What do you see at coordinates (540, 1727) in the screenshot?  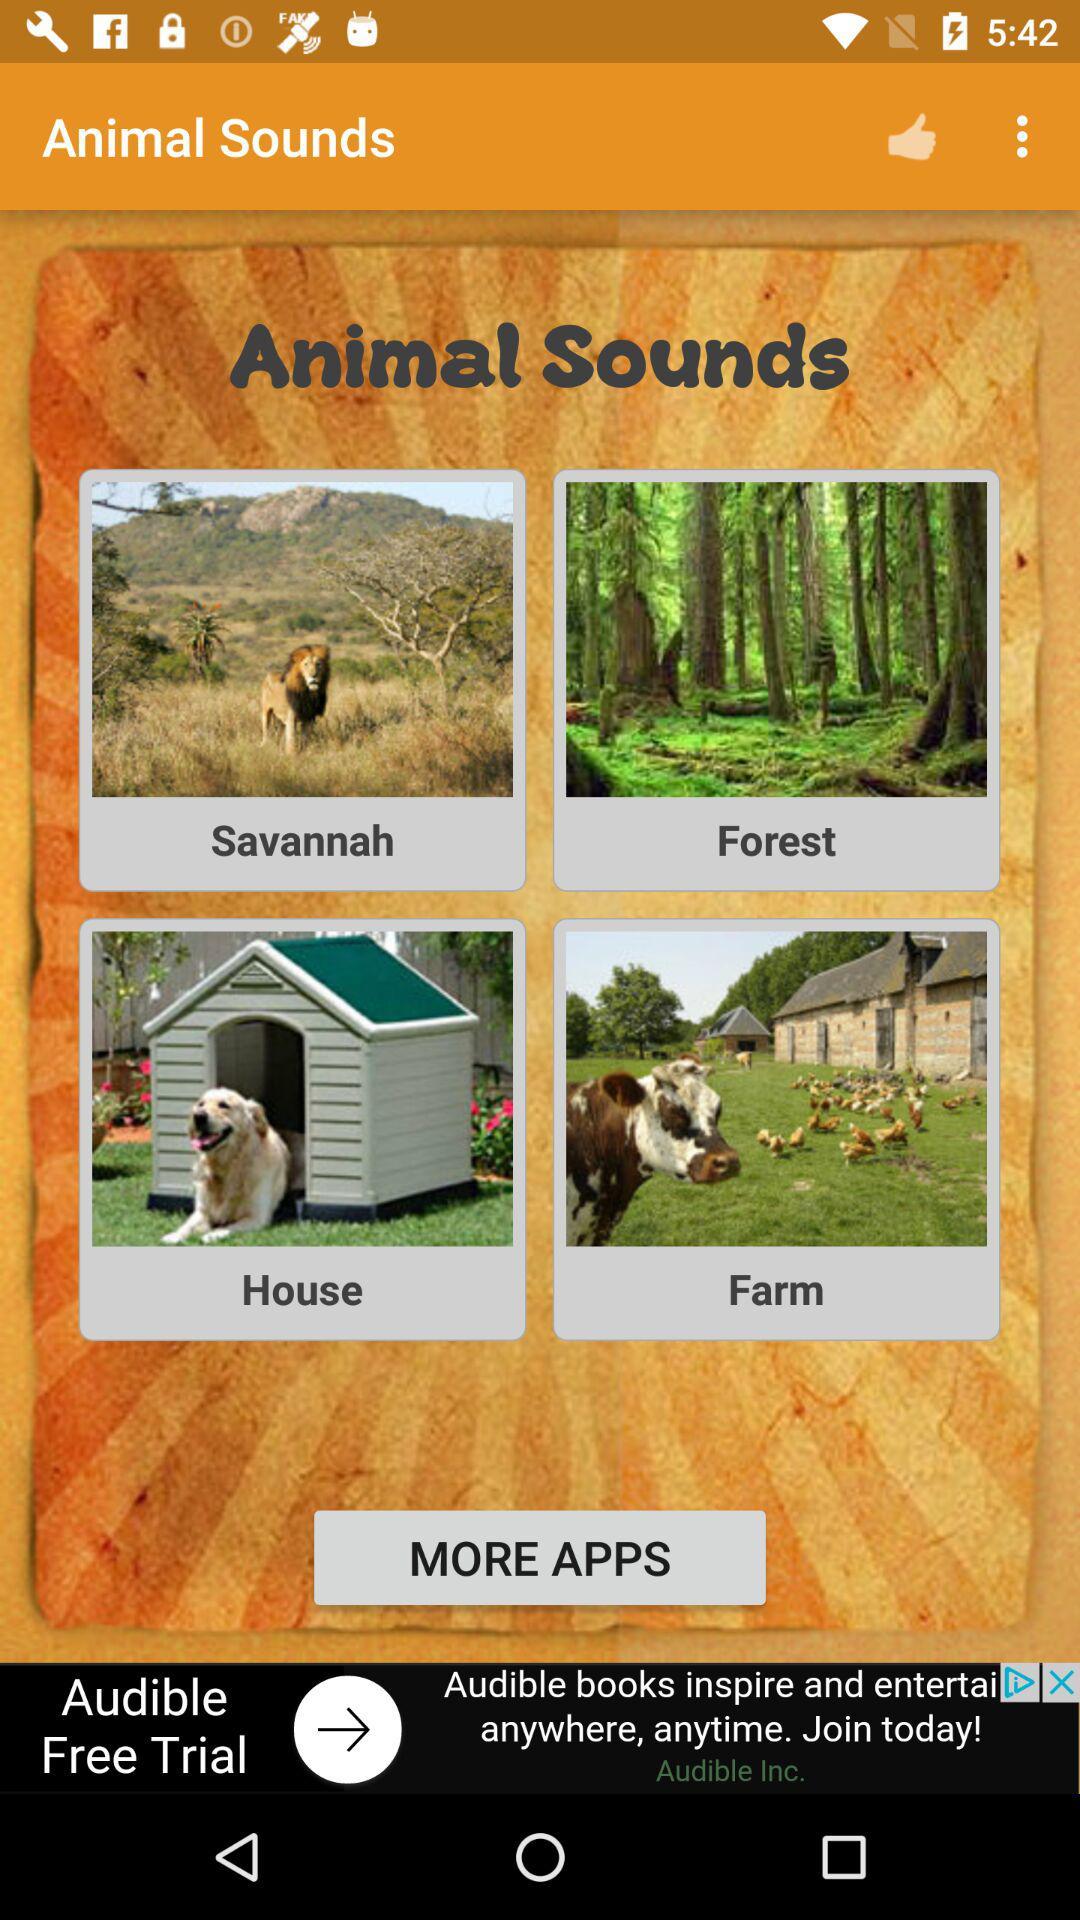 I see `button` at bounding box center [540, 1727].